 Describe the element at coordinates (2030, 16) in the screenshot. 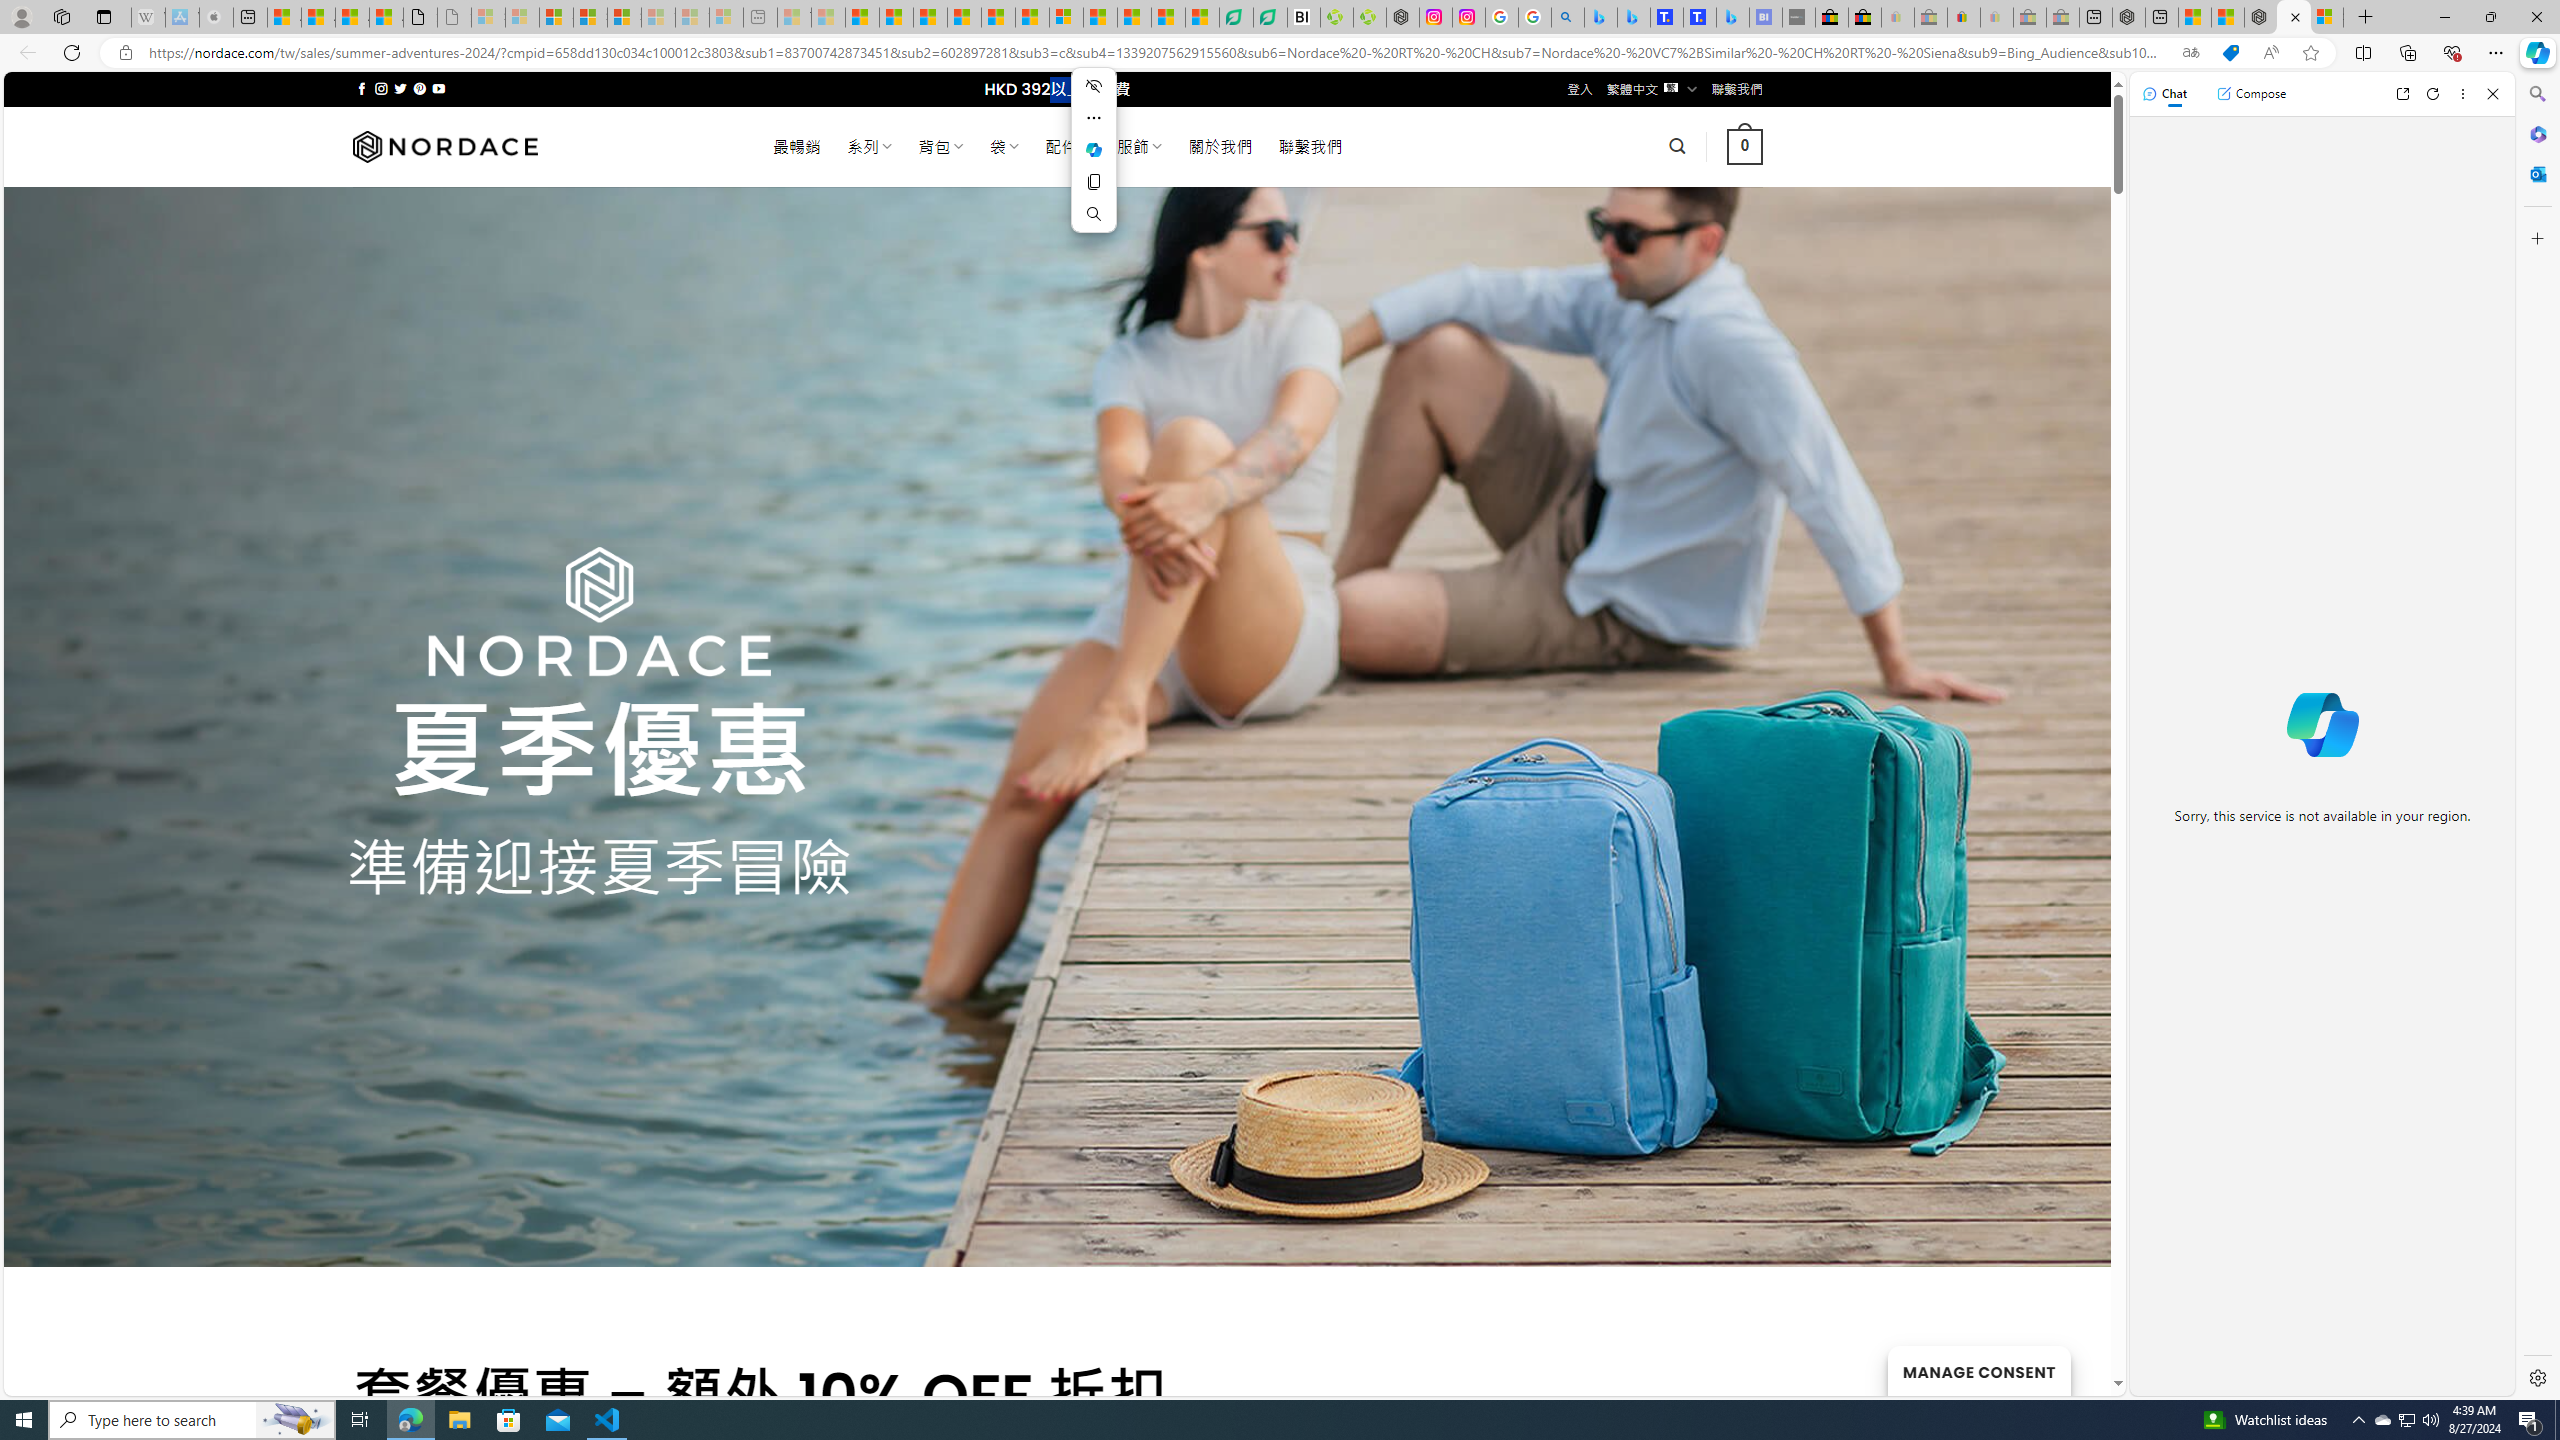

I see `'Press Room - eBay Inc. - Sleeping'` at that location.